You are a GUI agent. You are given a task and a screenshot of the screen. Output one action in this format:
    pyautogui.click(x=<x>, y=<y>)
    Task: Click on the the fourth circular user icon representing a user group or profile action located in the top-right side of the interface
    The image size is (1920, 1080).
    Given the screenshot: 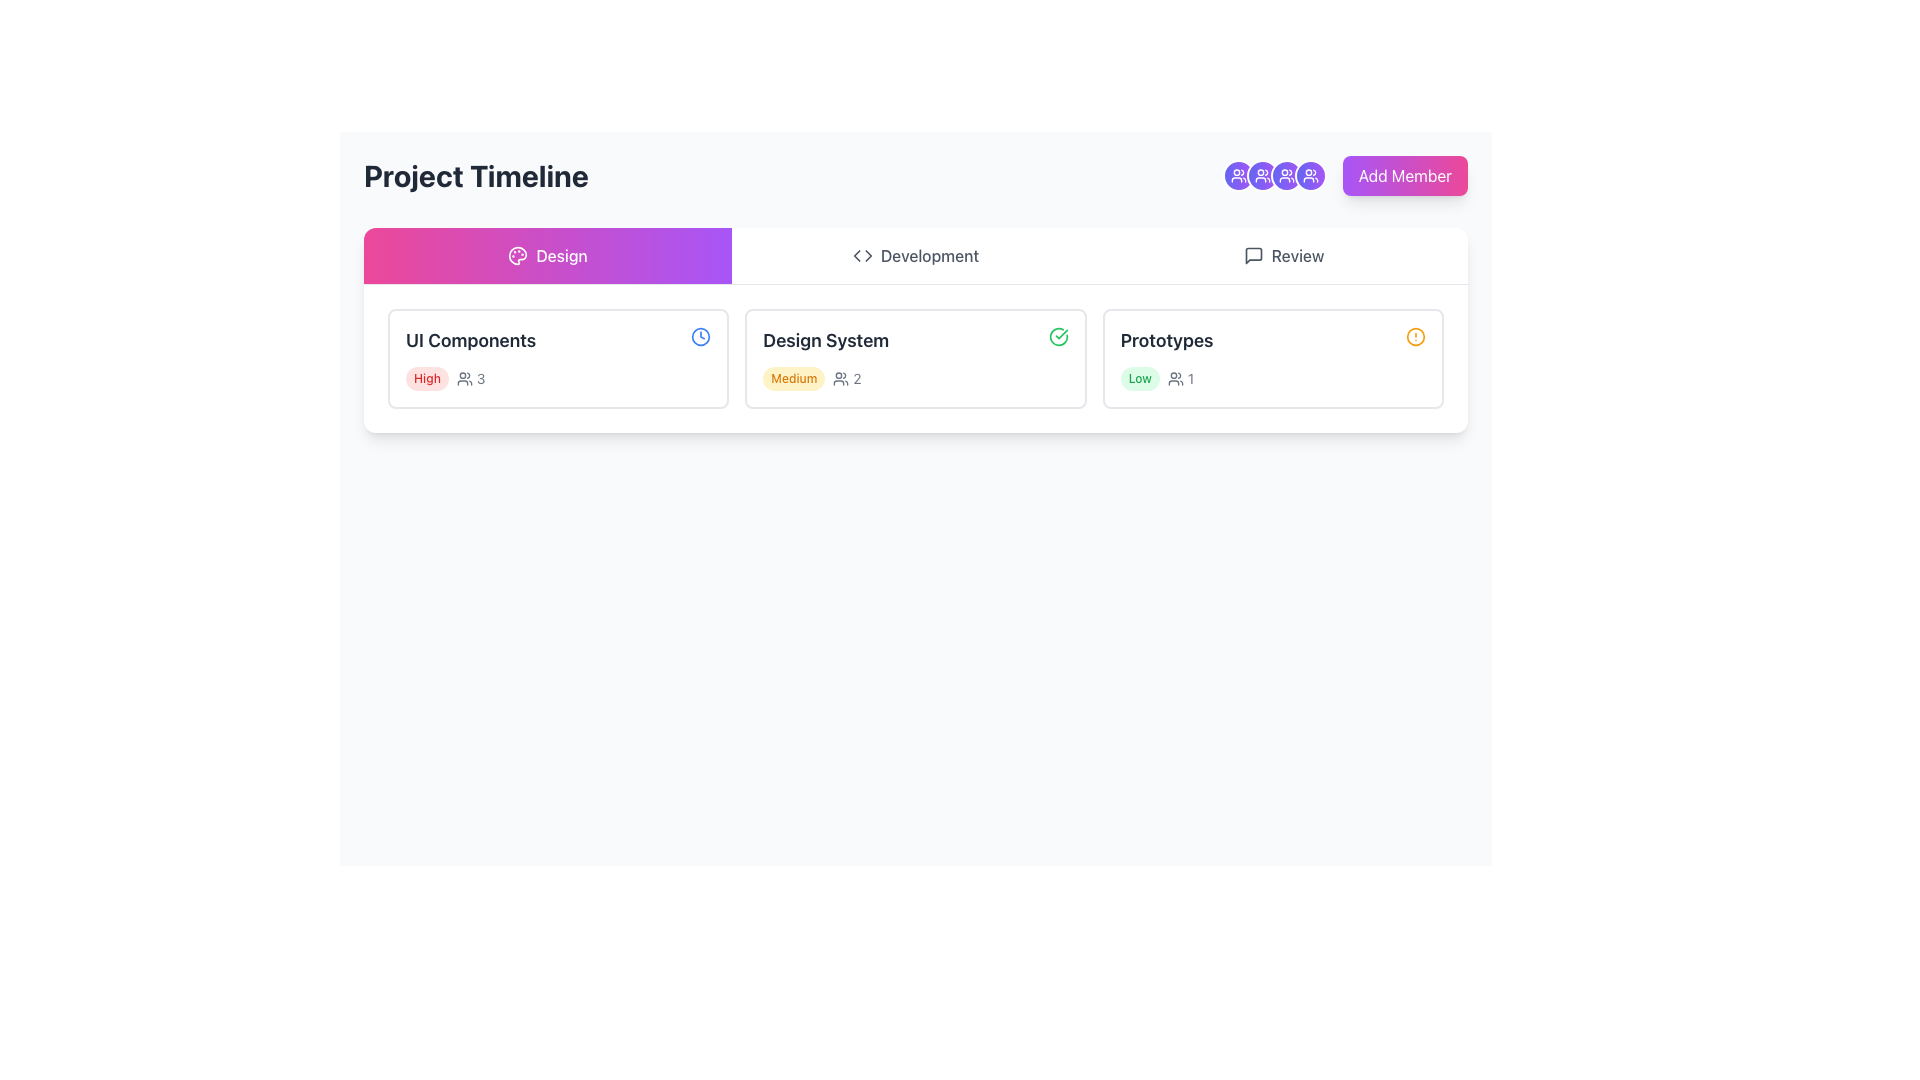 What is the action you would take?
    pyautogui.click(x=1286, y=175)
    